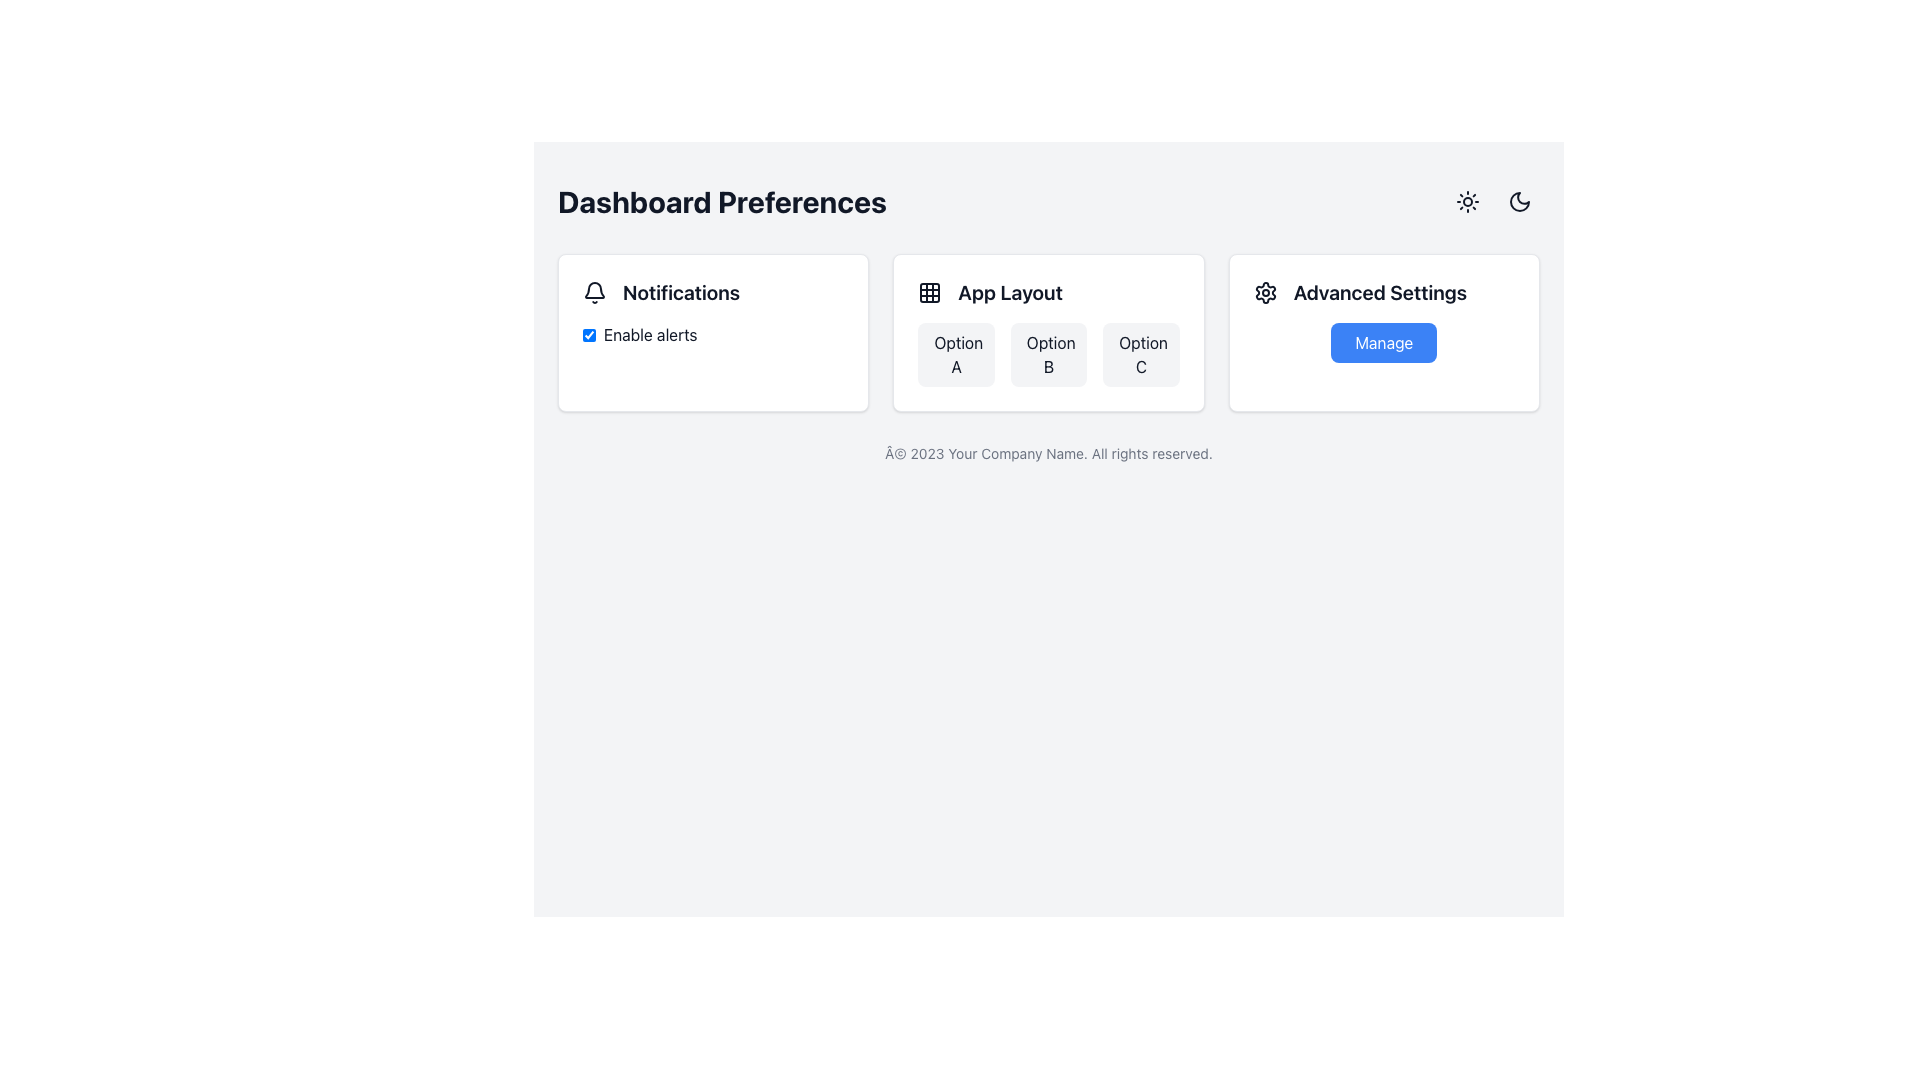  What do you see at coordinates (1264, 293) in the screenshot?
I see `the intricate gear-like icon in the top-right section of the interface` at bounding box center [1264, 293].